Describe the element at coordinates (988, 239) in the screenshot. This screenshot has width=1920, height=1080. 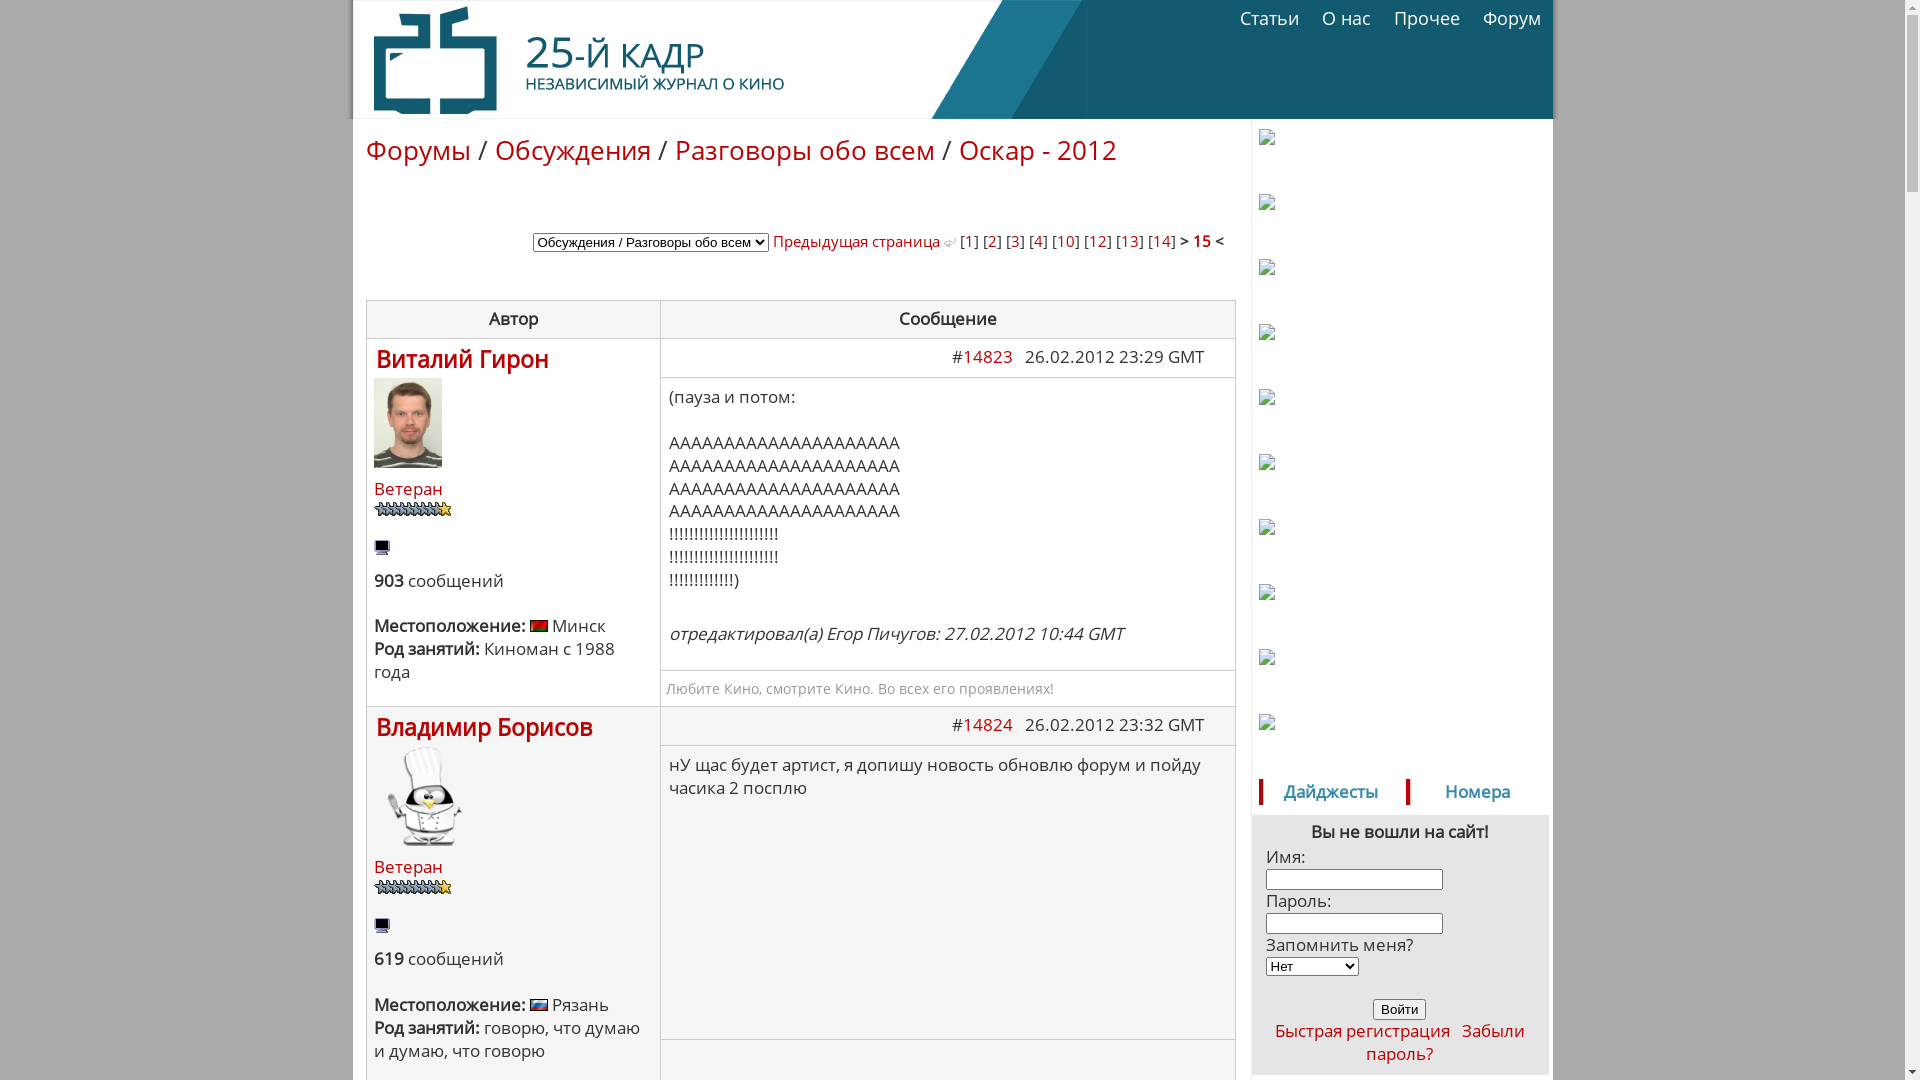
I see `'2'` at that location.